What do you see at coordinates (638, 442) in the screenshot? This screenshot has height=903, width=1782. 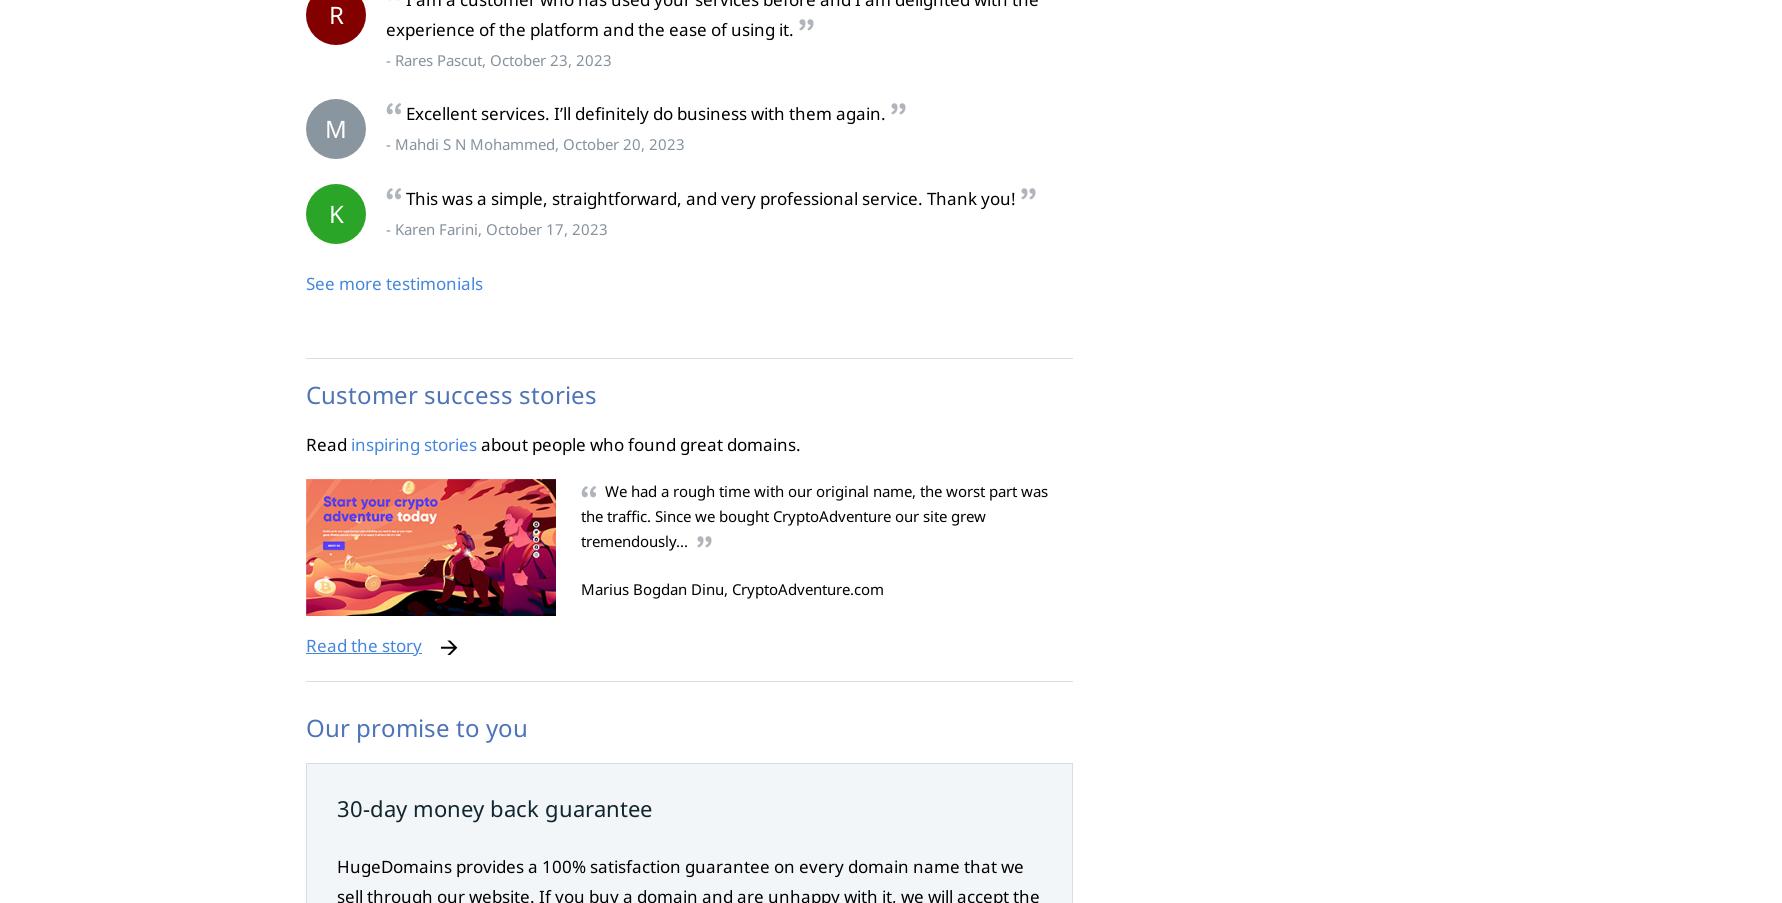 I see `'about people who found great domains.'` at bounding box center [638, 442].